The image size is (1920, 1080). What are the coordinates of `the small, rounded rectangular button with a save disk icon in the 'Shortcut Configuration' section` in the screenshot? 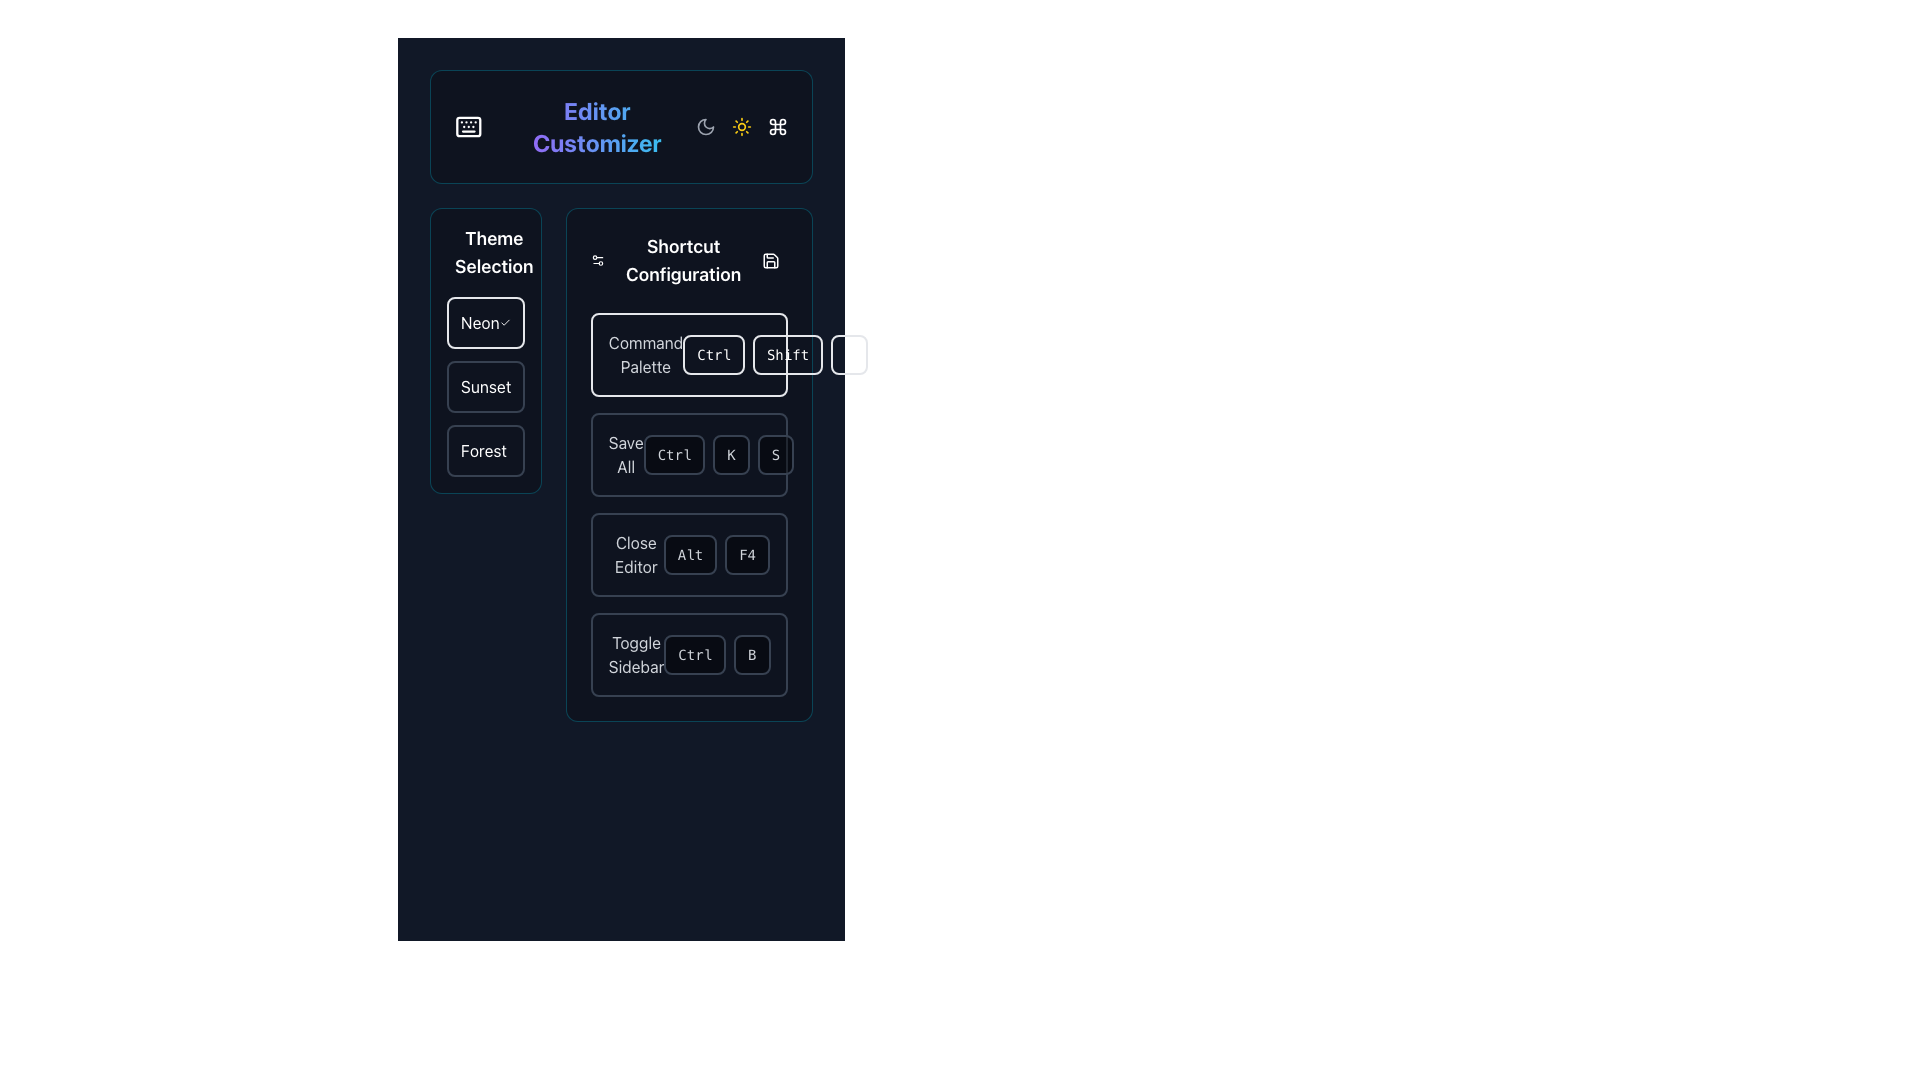 It's located at (770, 260).